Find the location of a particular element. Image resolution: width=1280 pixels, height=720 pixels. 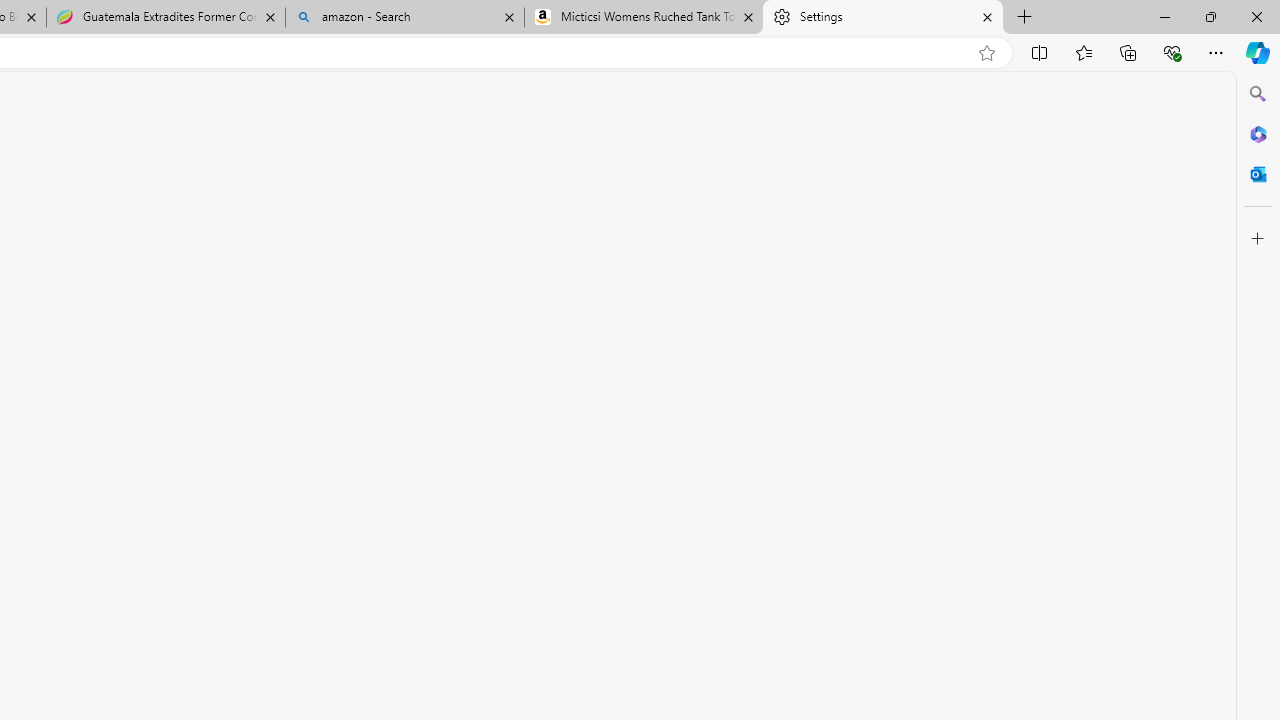

'amazon - Search' is located at coordinates (403, 17).